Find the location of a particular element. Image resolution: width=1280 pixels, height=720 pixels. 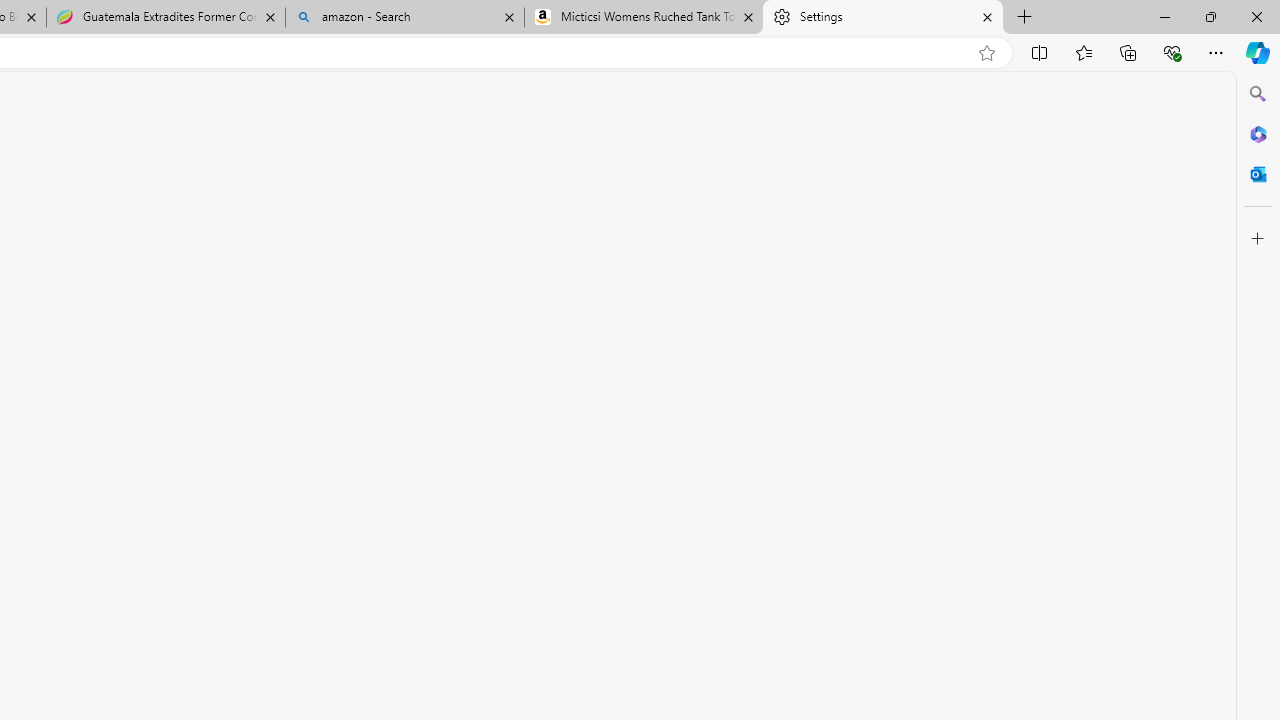

'amazon - Search' is located at coordinates (403, 17).